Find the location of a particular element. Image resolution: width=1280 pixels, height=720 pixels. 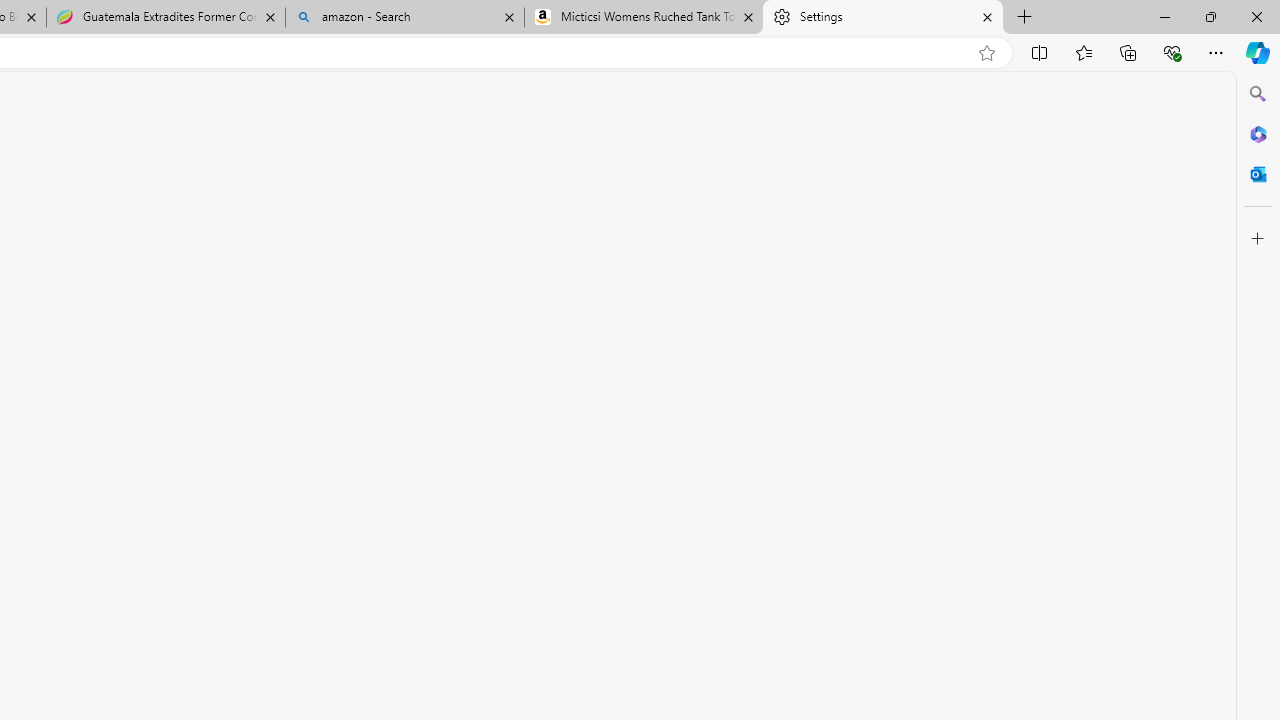

'amazon - Search' is located at coordinates (403, 17).